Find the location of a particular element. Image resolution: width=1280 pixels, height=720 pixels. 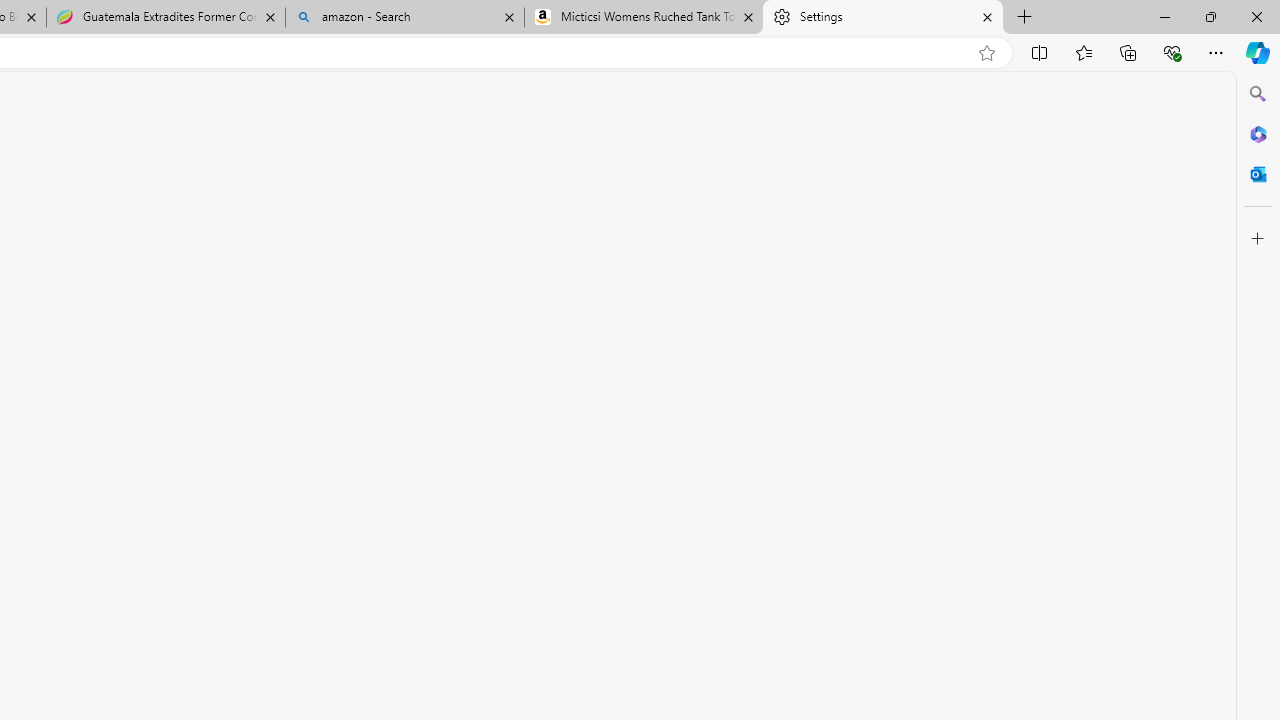

'amazon - Search' is located at coordinates (403, 17).